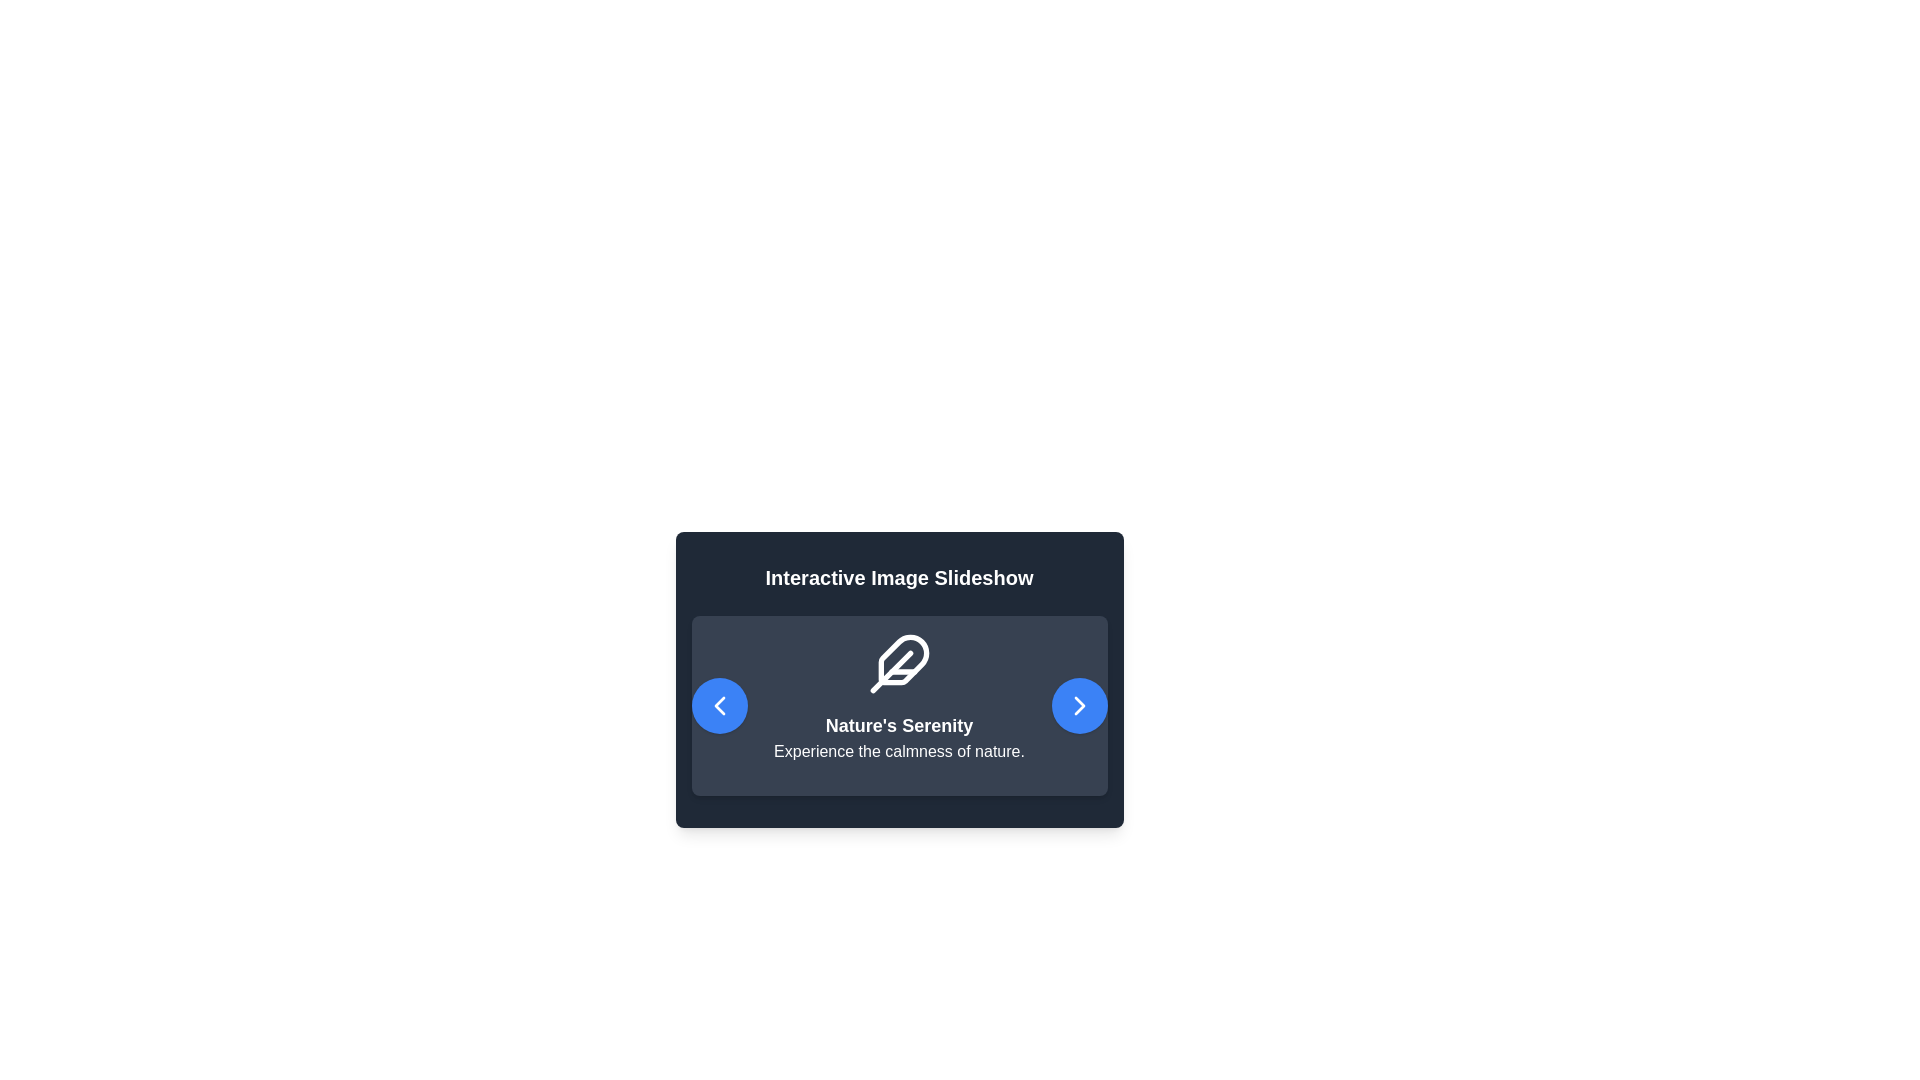 The width and height of the screenshot is (1920, 1080). Describe the element at coordinates (719, 704) in the screenshot. I see `the circular blue button with a white left-pointing chevron icon` at that location.